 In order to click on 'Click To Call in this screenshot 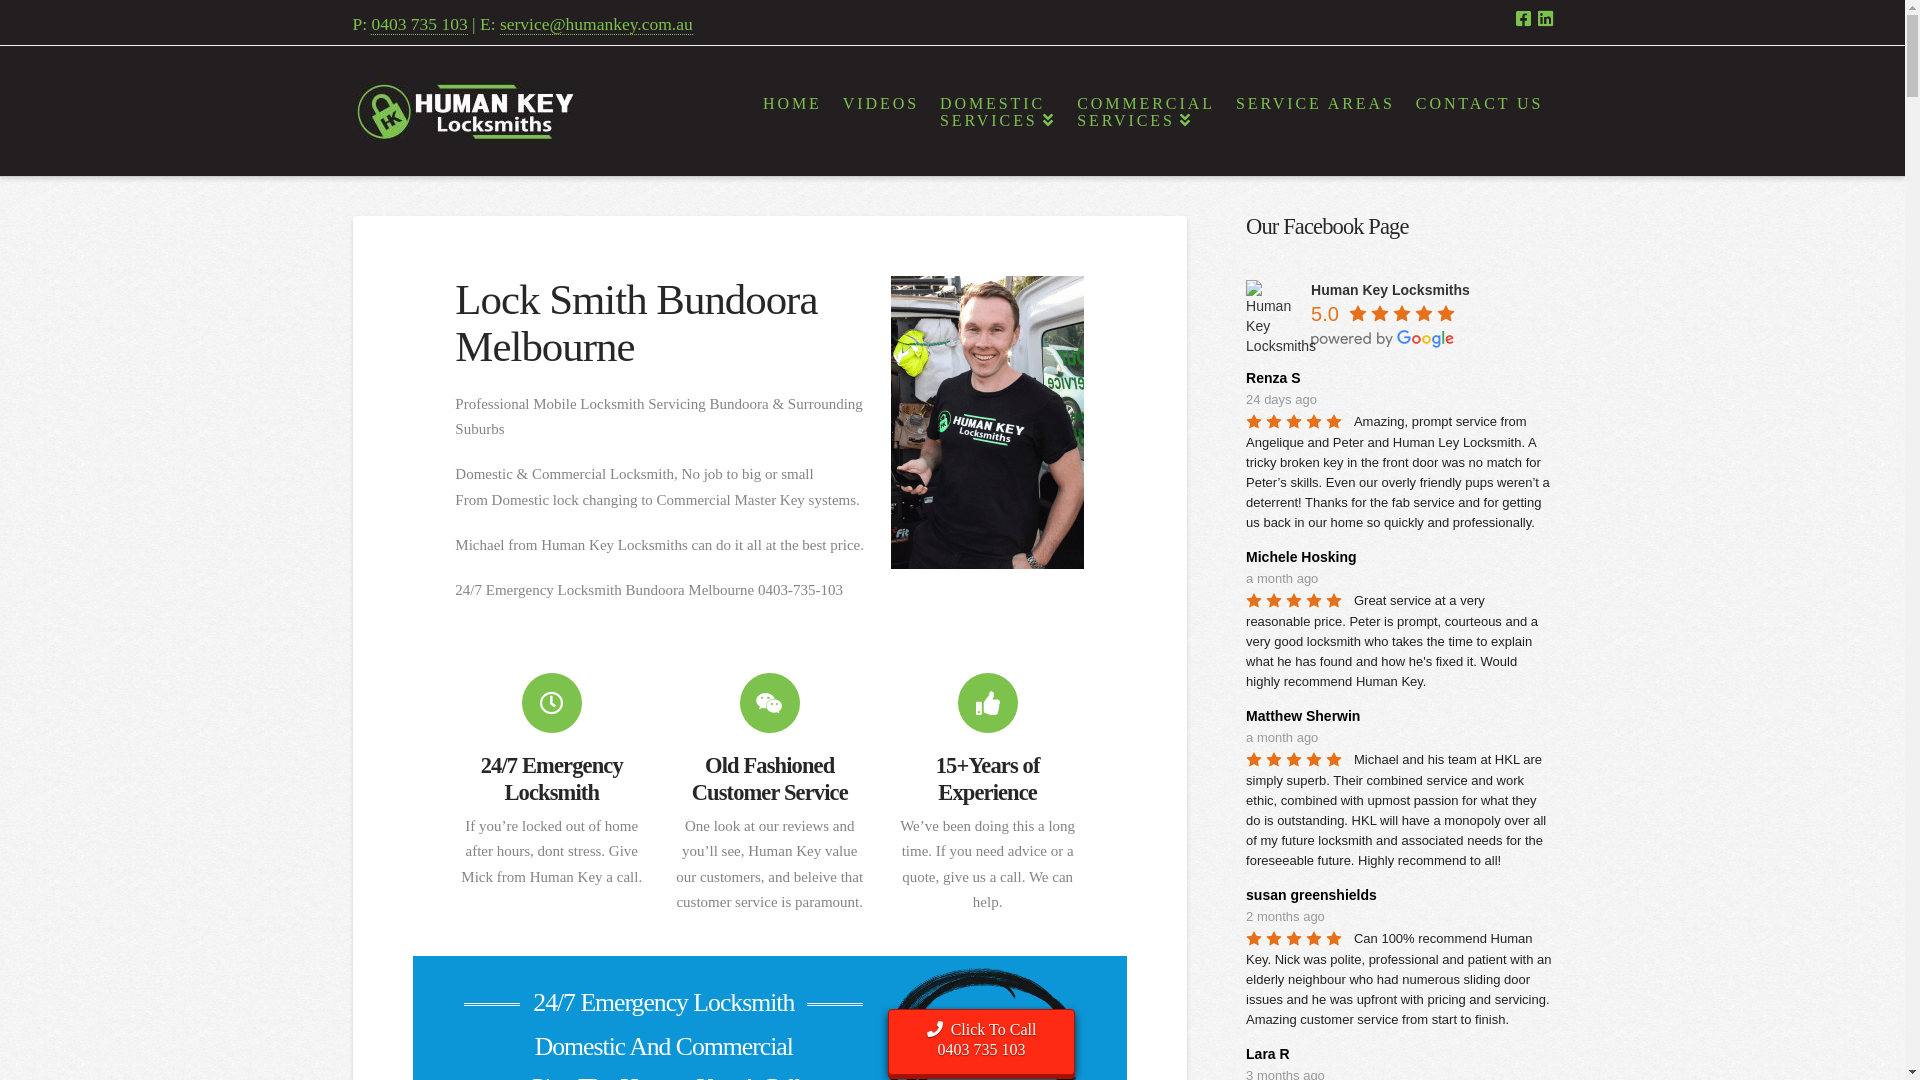, I will do `click(981, 1041)`.